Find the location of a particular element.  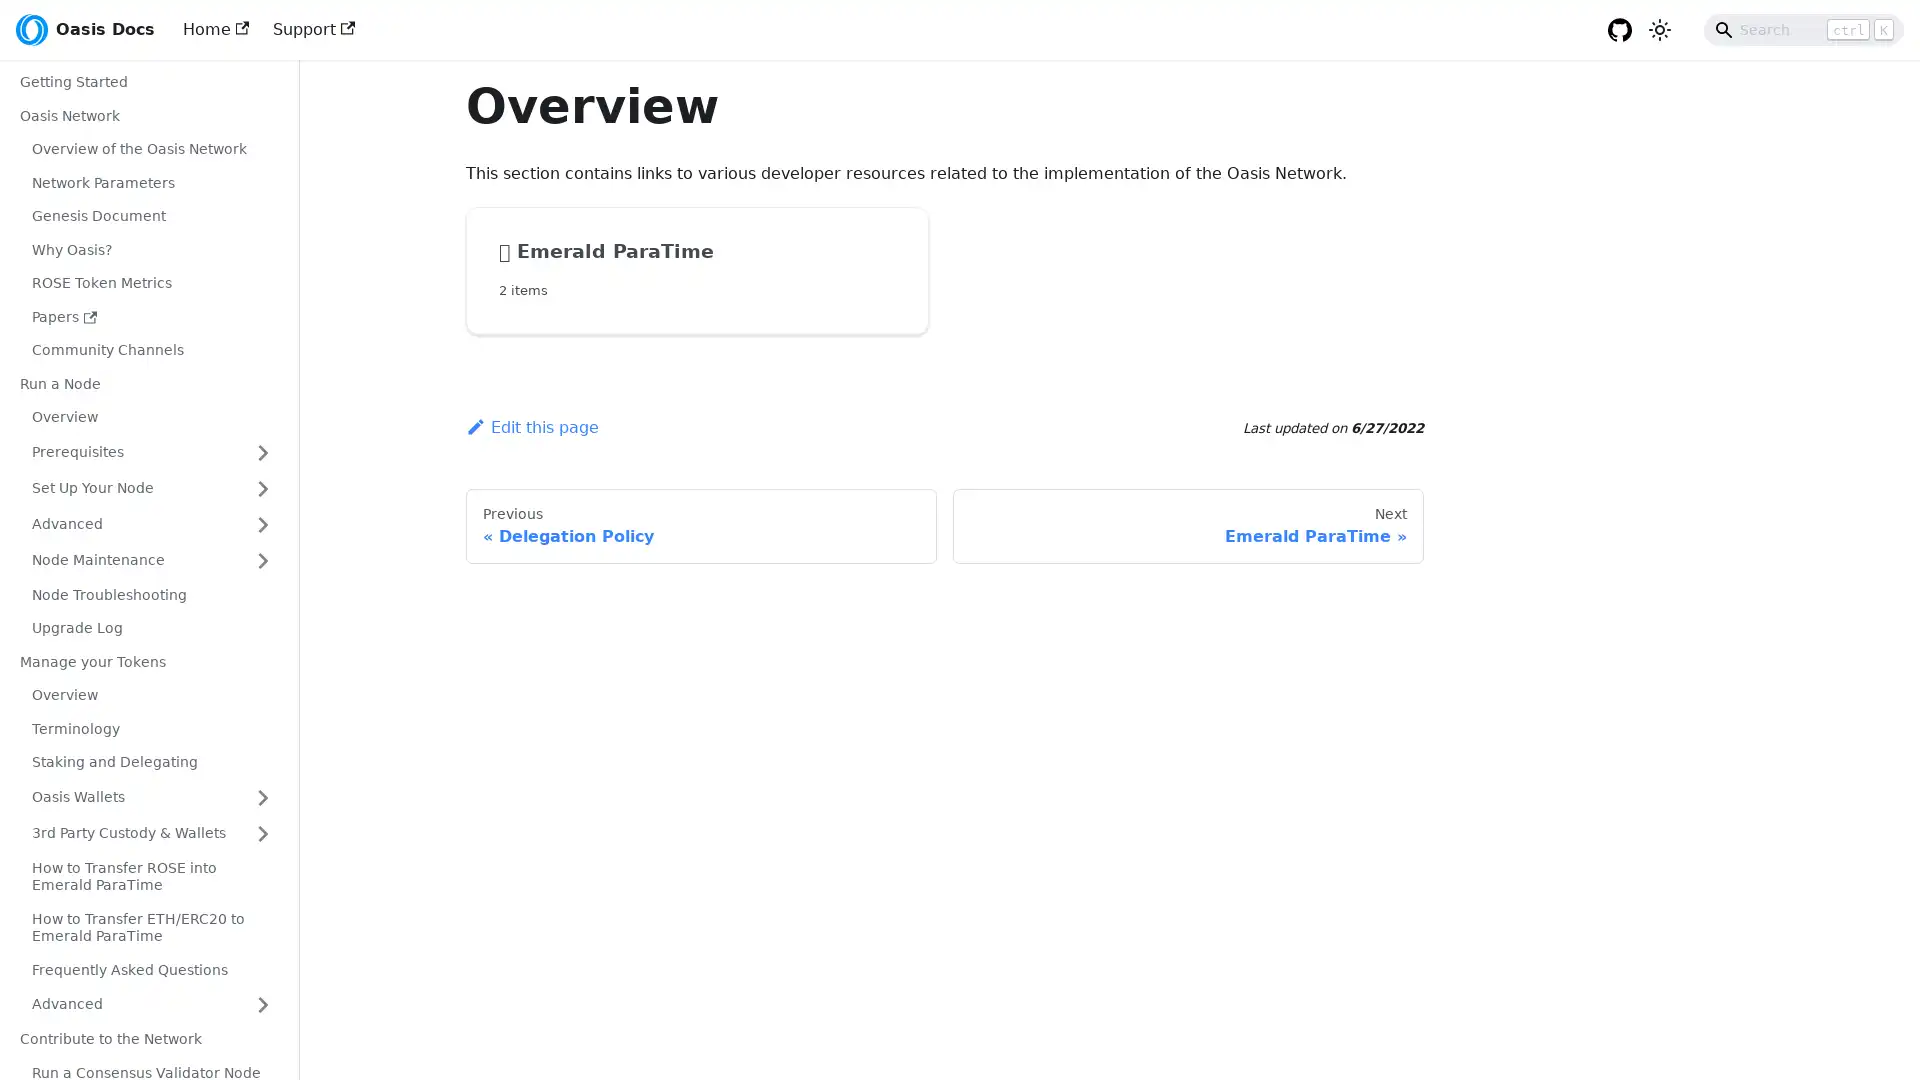

Toggle the collapsible sidebar category 'Prerequisites' is located at coordinates (262, 451).